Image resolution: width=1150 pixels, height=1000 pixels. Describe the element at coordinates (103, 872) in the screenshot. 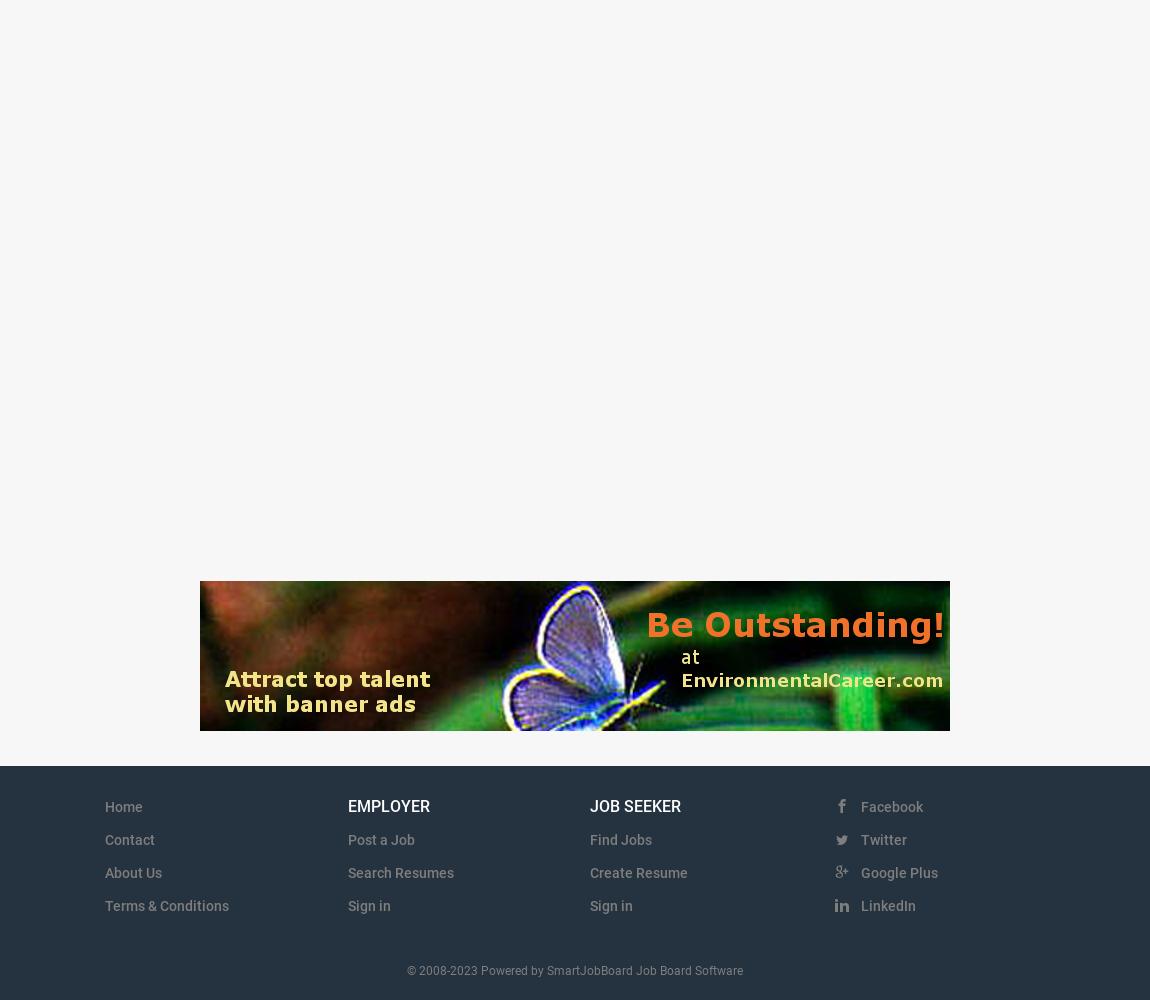

I see `'About Us'` at that location.